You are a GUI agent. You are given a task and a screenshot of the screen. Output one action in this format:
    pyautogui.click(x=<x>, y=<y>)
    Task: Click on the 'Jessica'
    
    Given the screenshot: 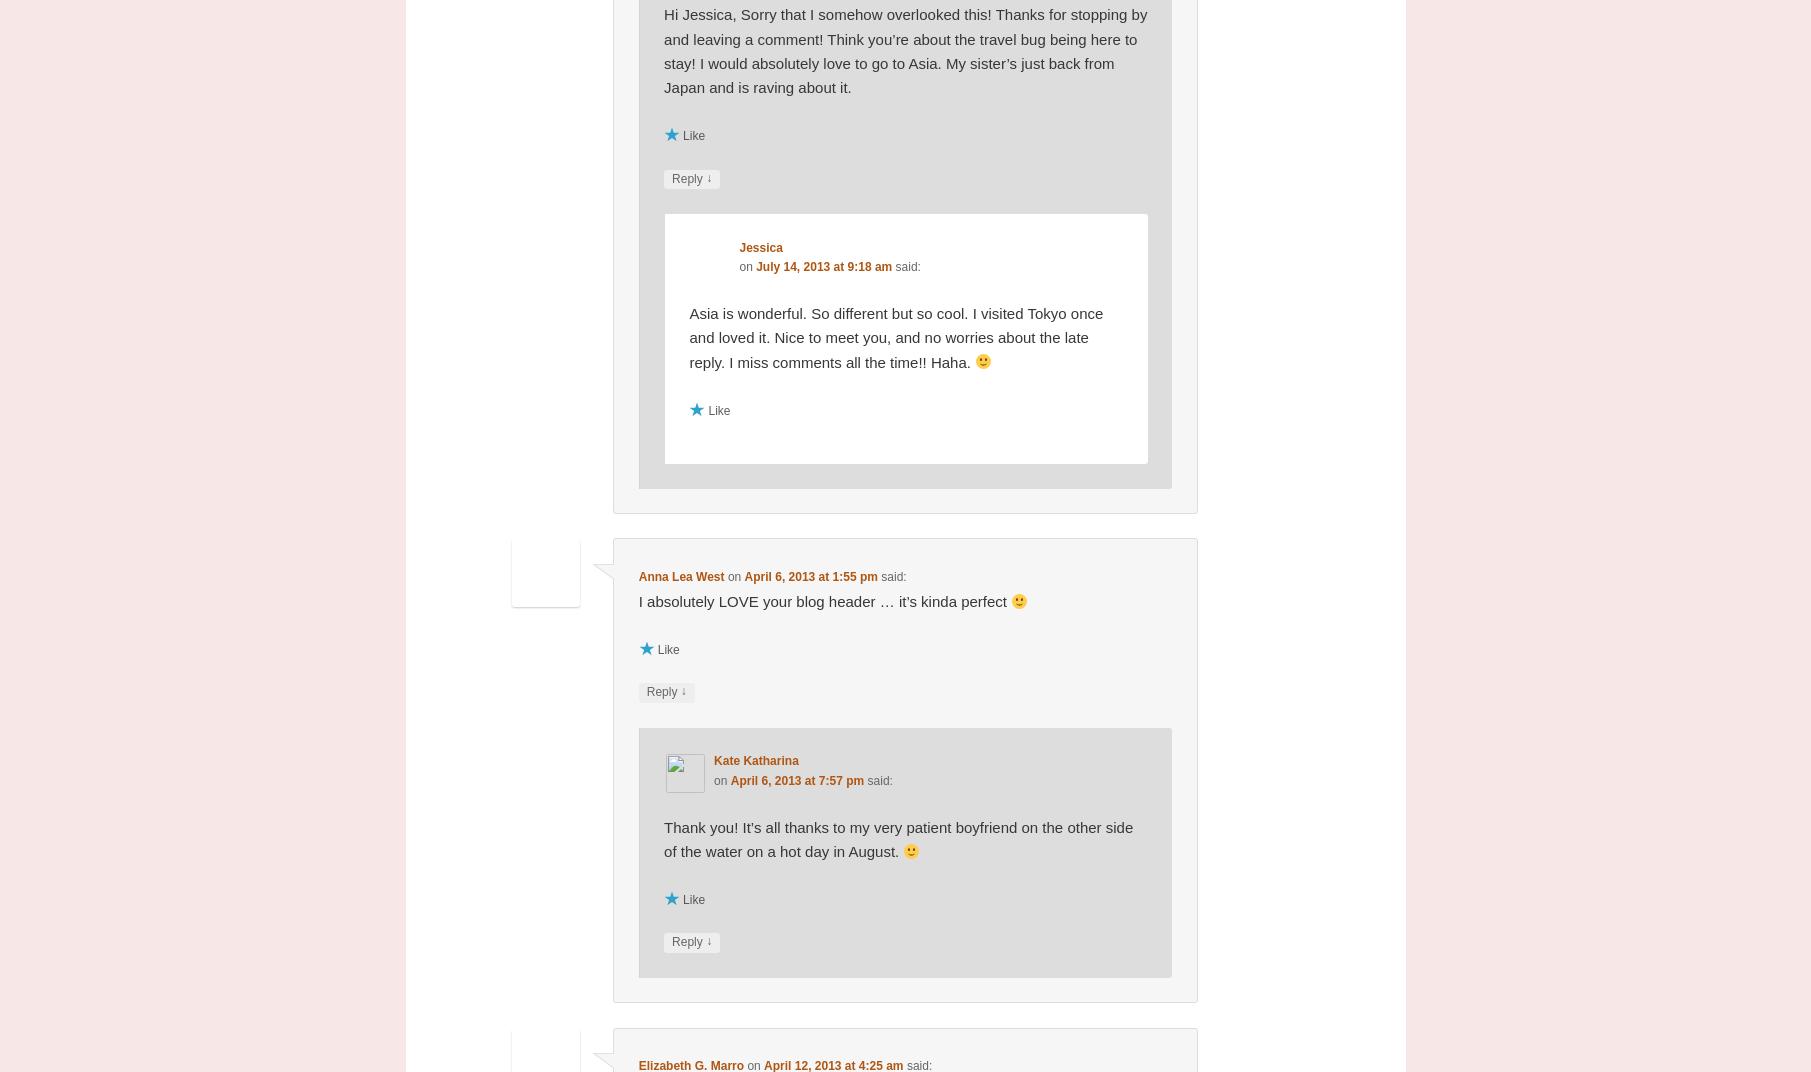 What is the action you would take?
    pyautogui.click(x=759, y=246)
    